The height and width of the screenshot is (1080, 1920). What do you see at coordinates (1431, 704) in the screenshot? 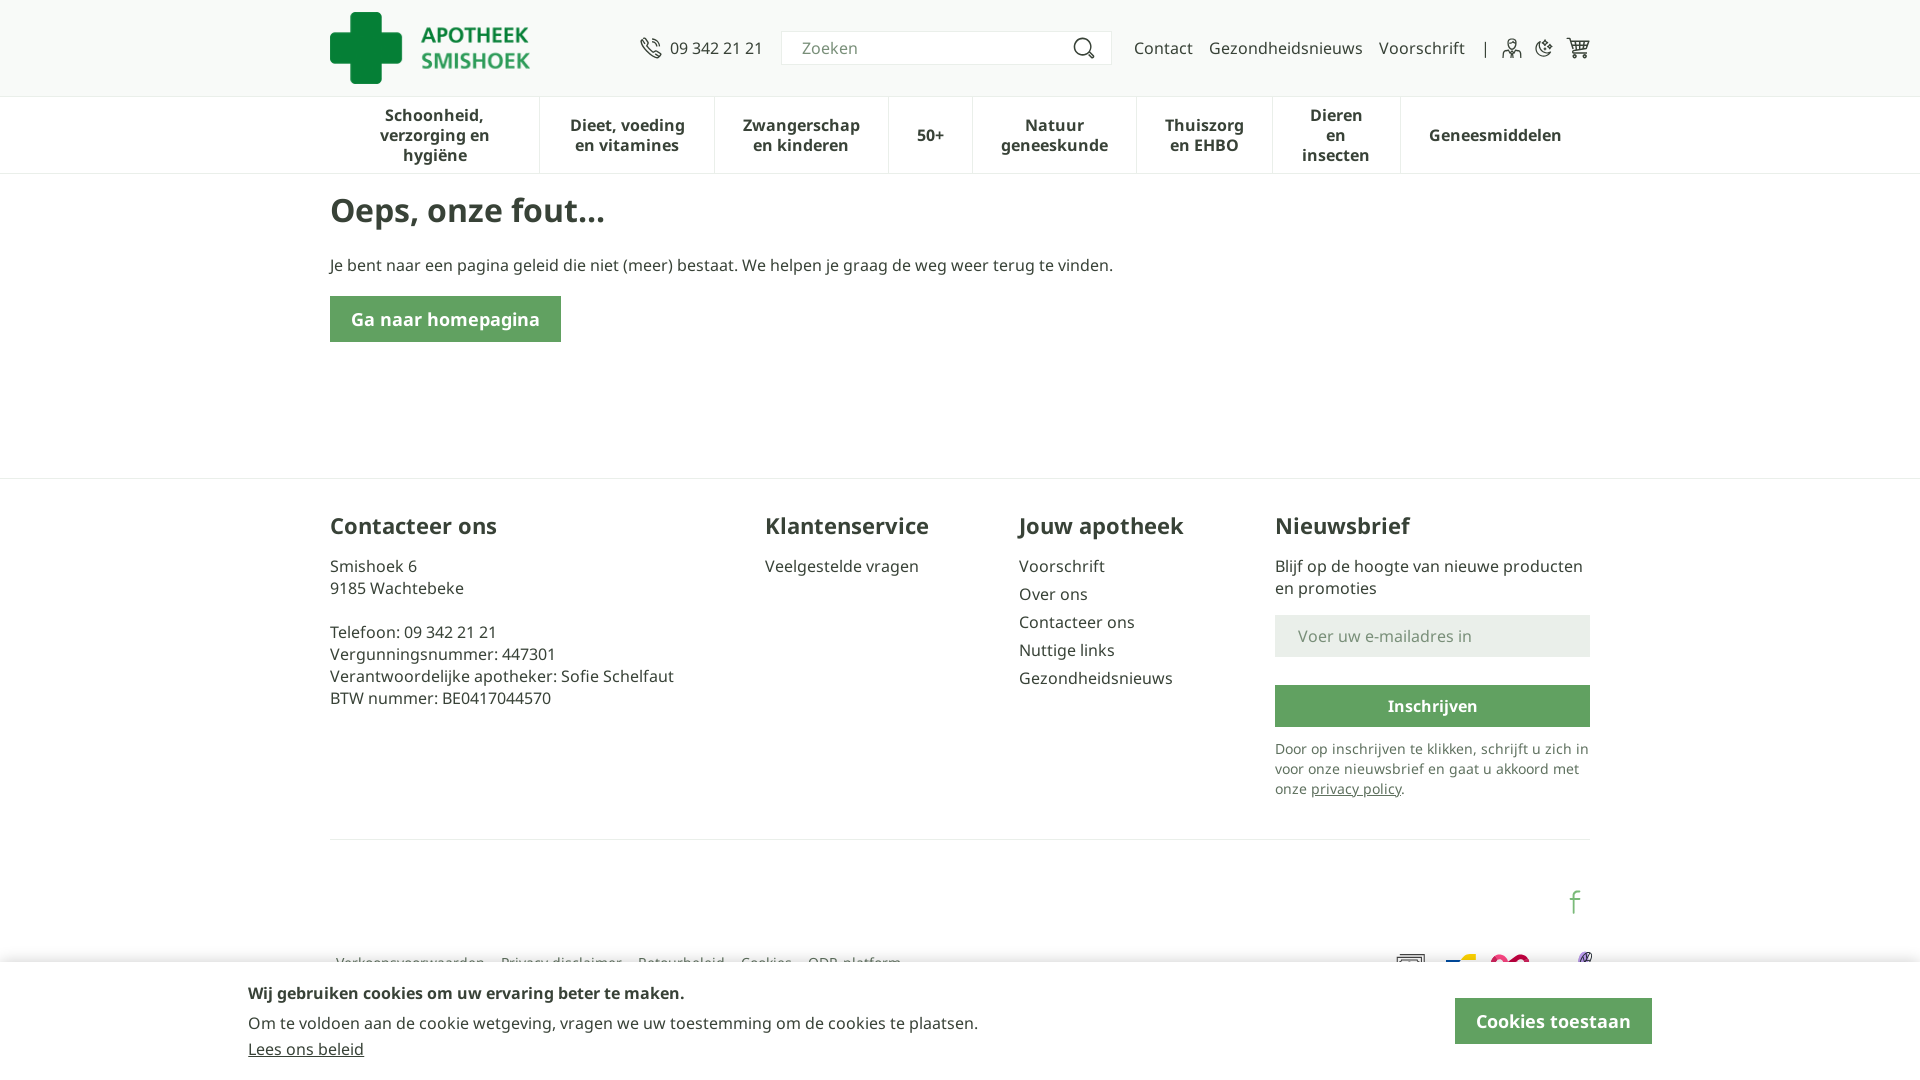
I see `'Inschrijven'` at bounding box center [1431, 704].